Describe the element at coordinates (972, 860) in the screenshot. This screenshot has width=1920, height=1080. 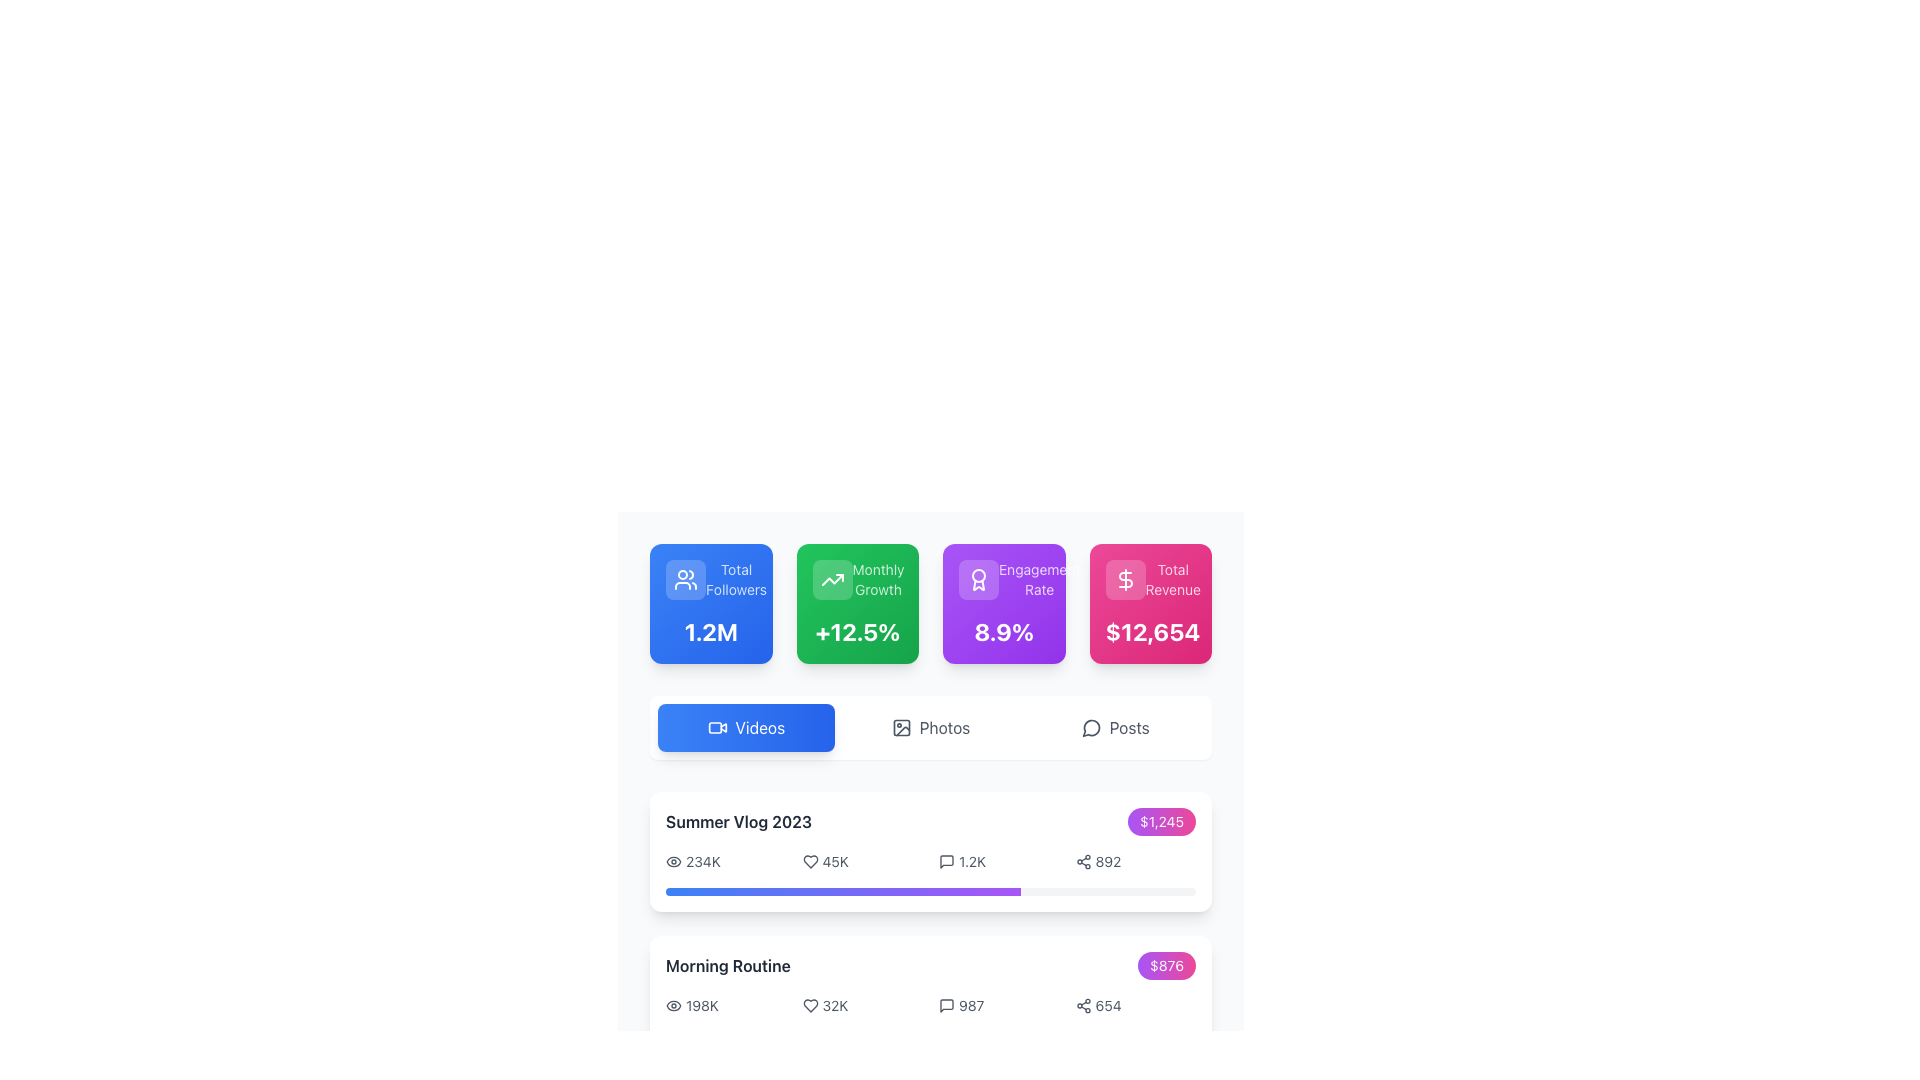
I see `the comment count text displaying the number of comments for 'Summer Vlog 2023'` at that location.